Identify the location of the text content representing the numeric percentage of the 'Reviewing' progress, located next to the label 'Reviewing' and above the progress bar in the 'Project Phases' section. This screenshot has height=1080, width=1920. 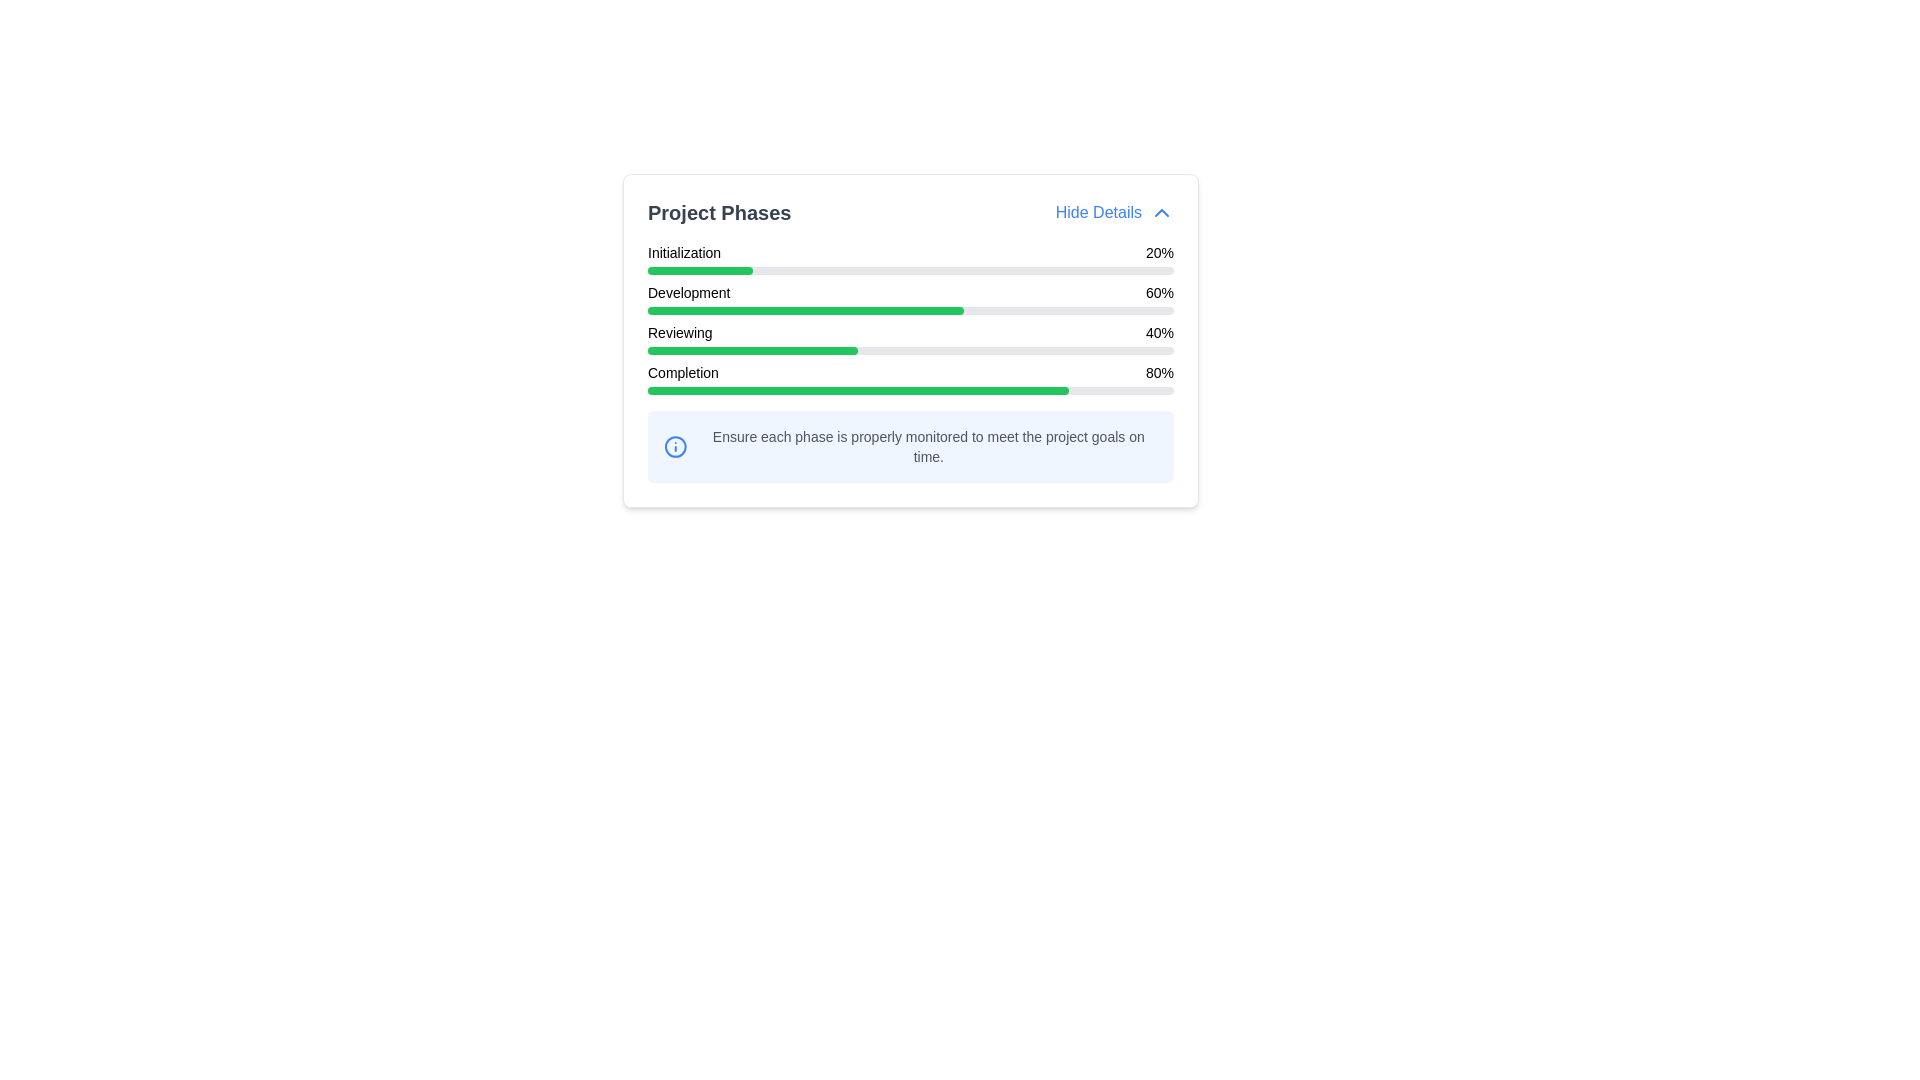
(1160, 331).